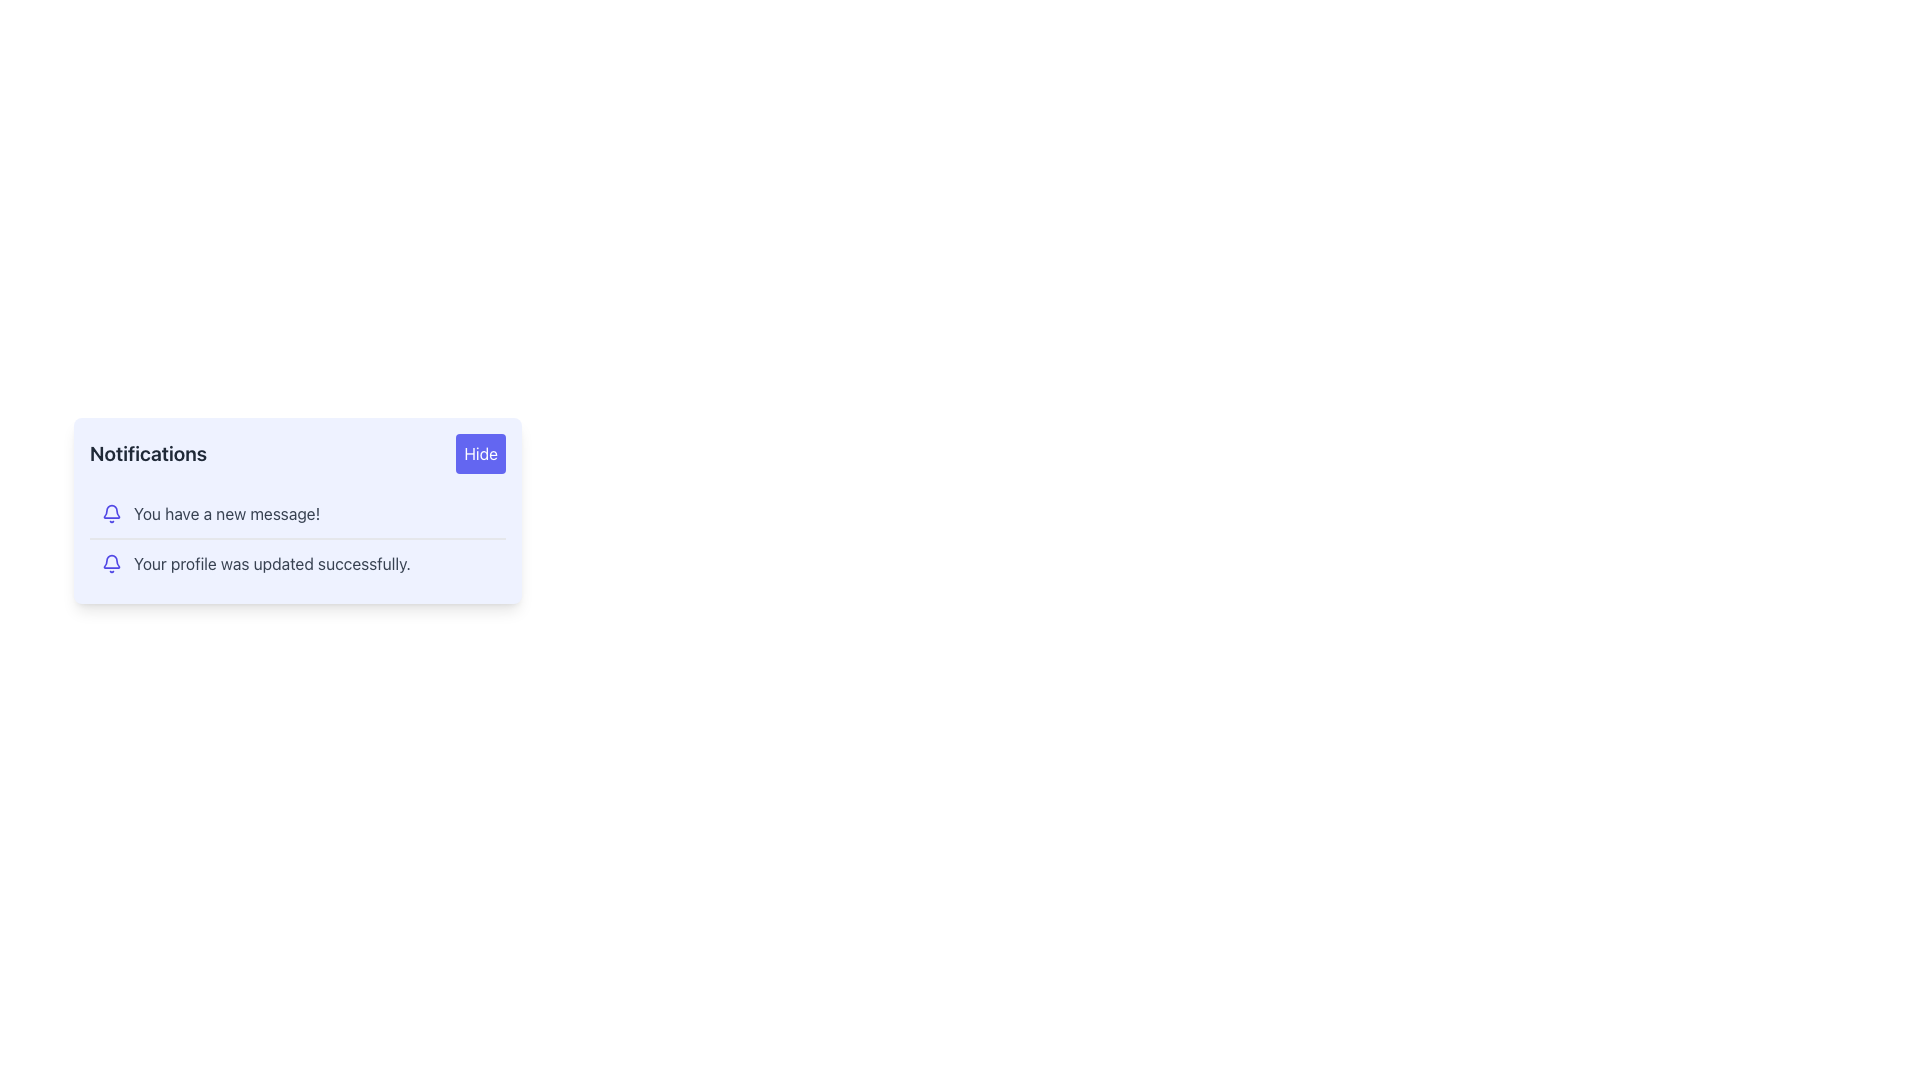 This screenshot has height=1080, width=1920. Describe the element at coordinates (227, 512) in the screenshot. I see `the text element that reads 'You have a new message!' which is positioned to the right of a small bell icon within a notification card` at that location.